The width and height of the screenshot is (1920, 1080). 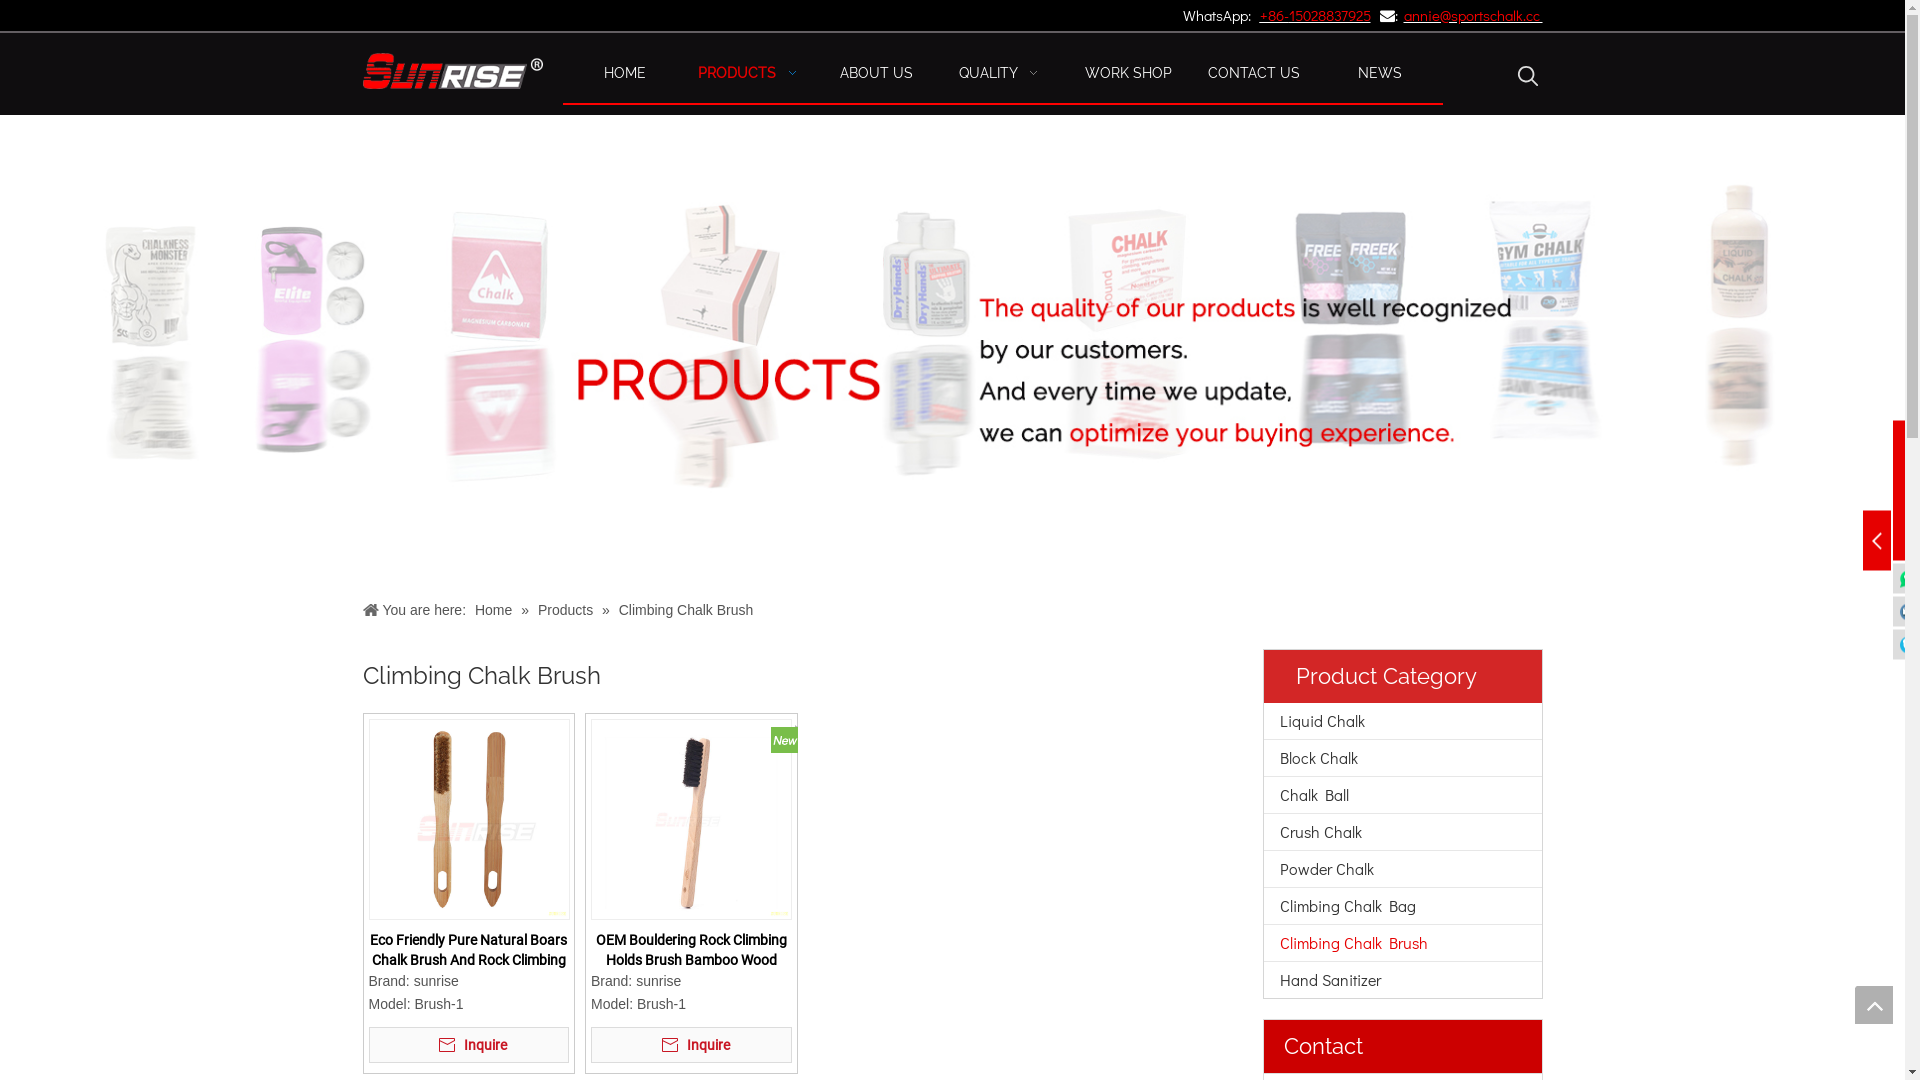 I want to click on 'Home', so click(x=495, y=608).